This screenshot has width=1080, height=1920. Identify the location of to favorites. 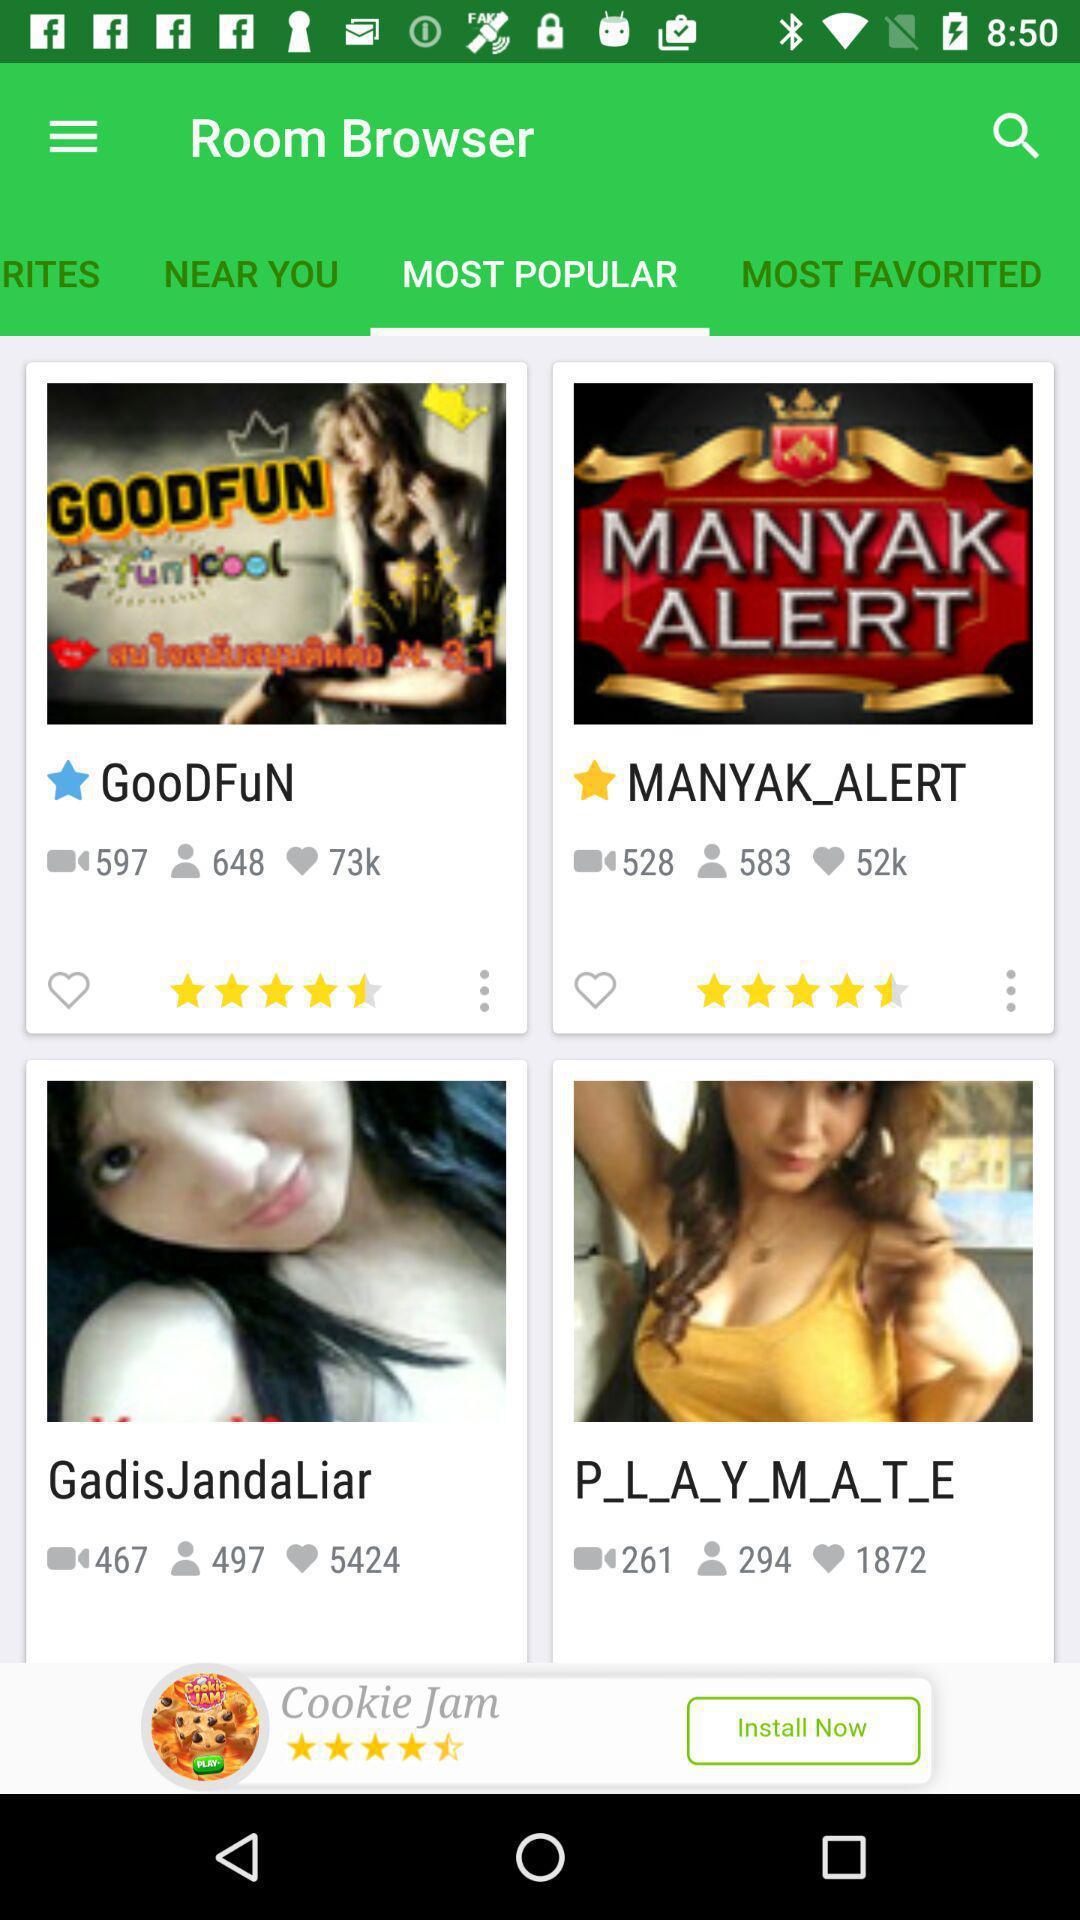
(70, 988).